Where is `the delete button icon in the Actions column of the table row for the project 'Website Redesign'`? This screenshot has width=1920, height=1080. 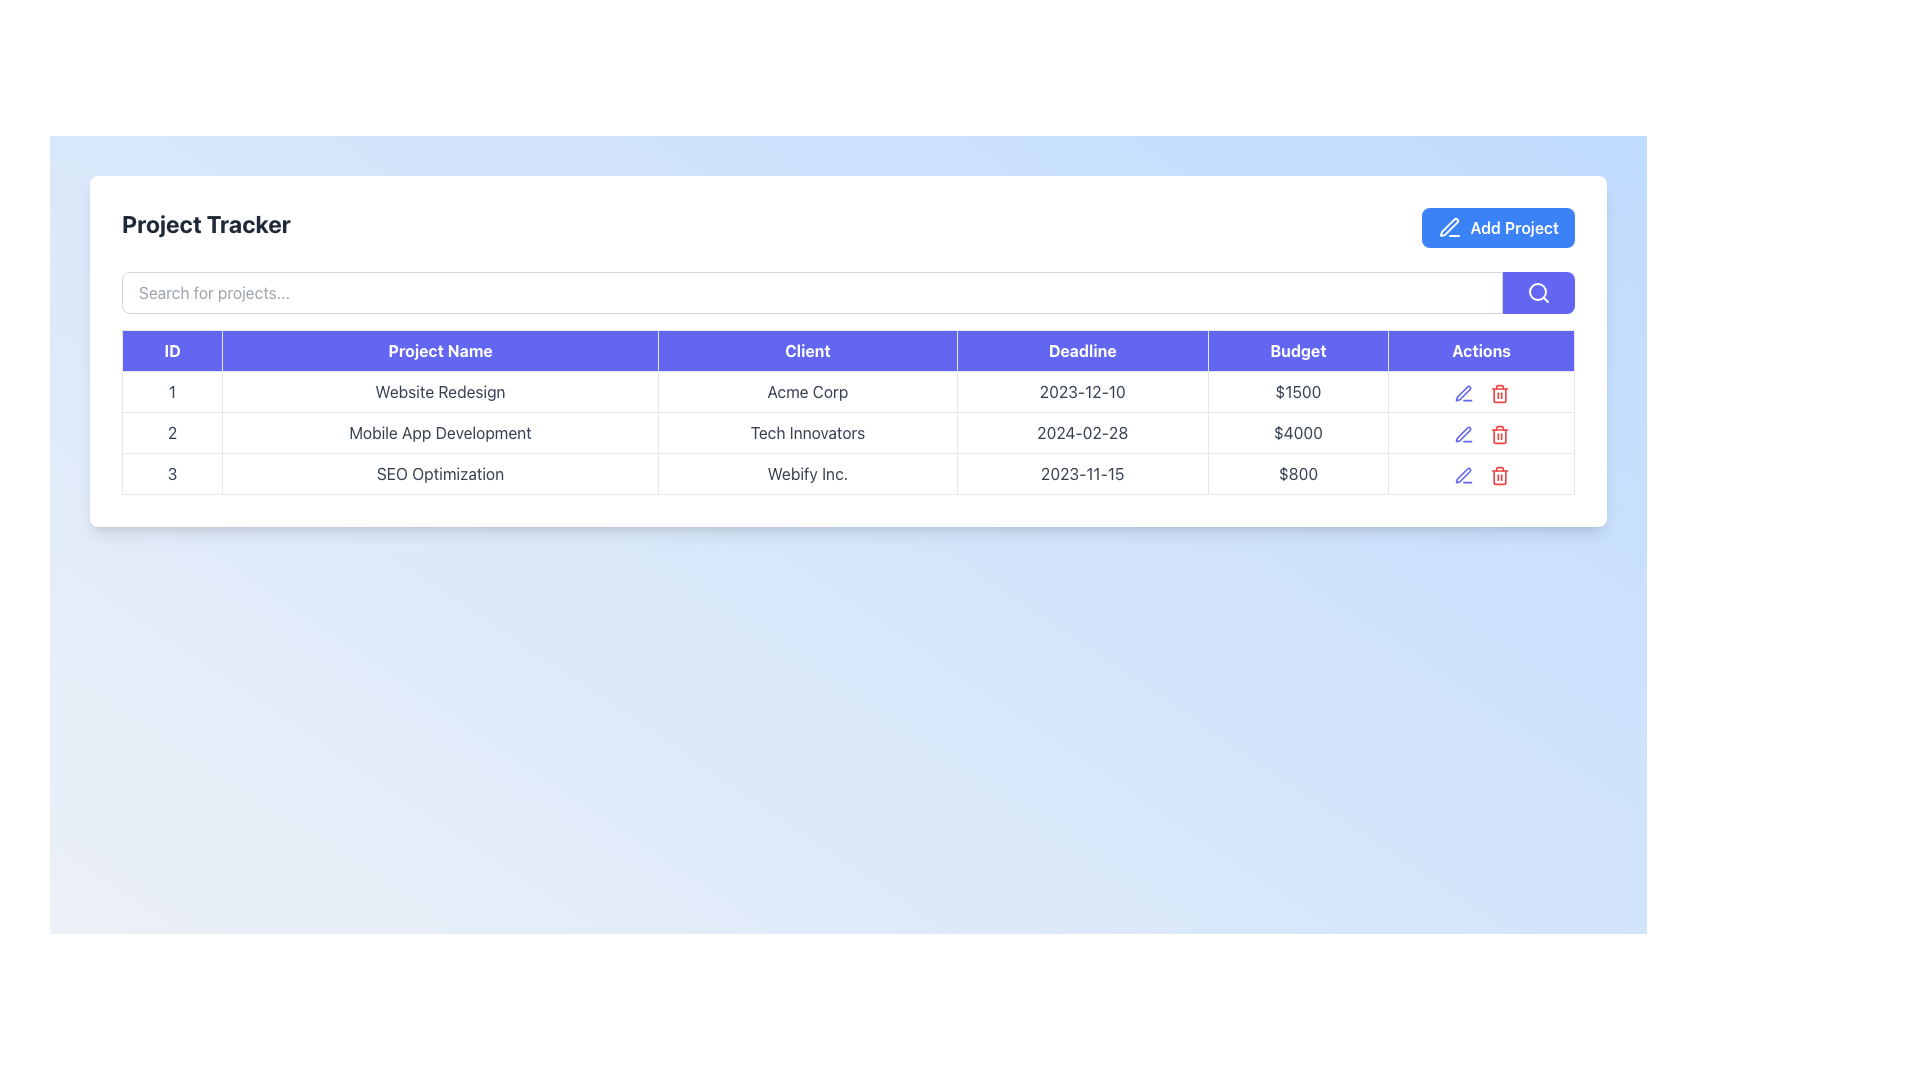 the delete button icon in the Actions column of the table row for the project 'Website Redesign' is located at coordinates (1499, 392).